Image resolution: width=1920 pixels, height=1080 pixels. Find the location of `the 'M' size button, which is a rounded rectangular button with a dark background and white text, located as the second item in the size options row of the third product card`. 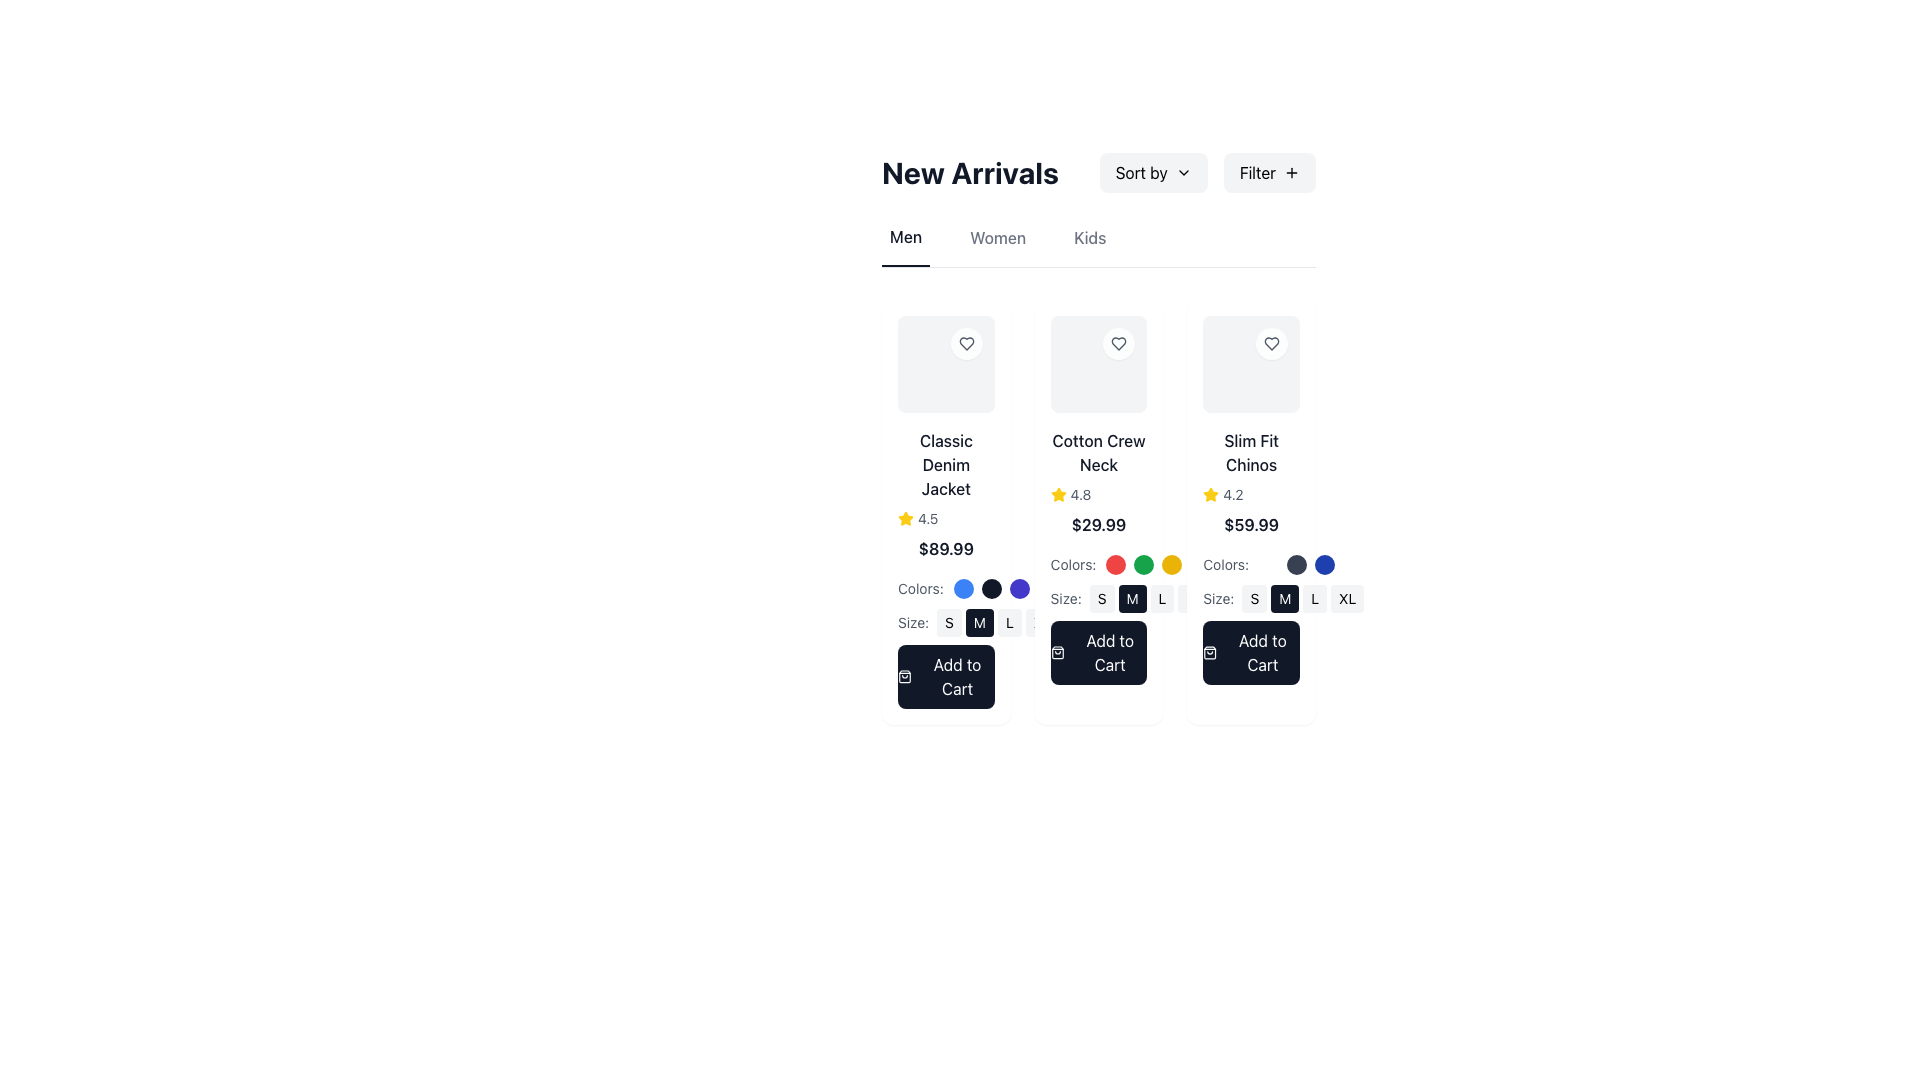

the 'M' size button, which is a rounded rectangular button with a dark background and white text, located as the second item in the size options row of the third product card is located at coordinates (1285, 597).